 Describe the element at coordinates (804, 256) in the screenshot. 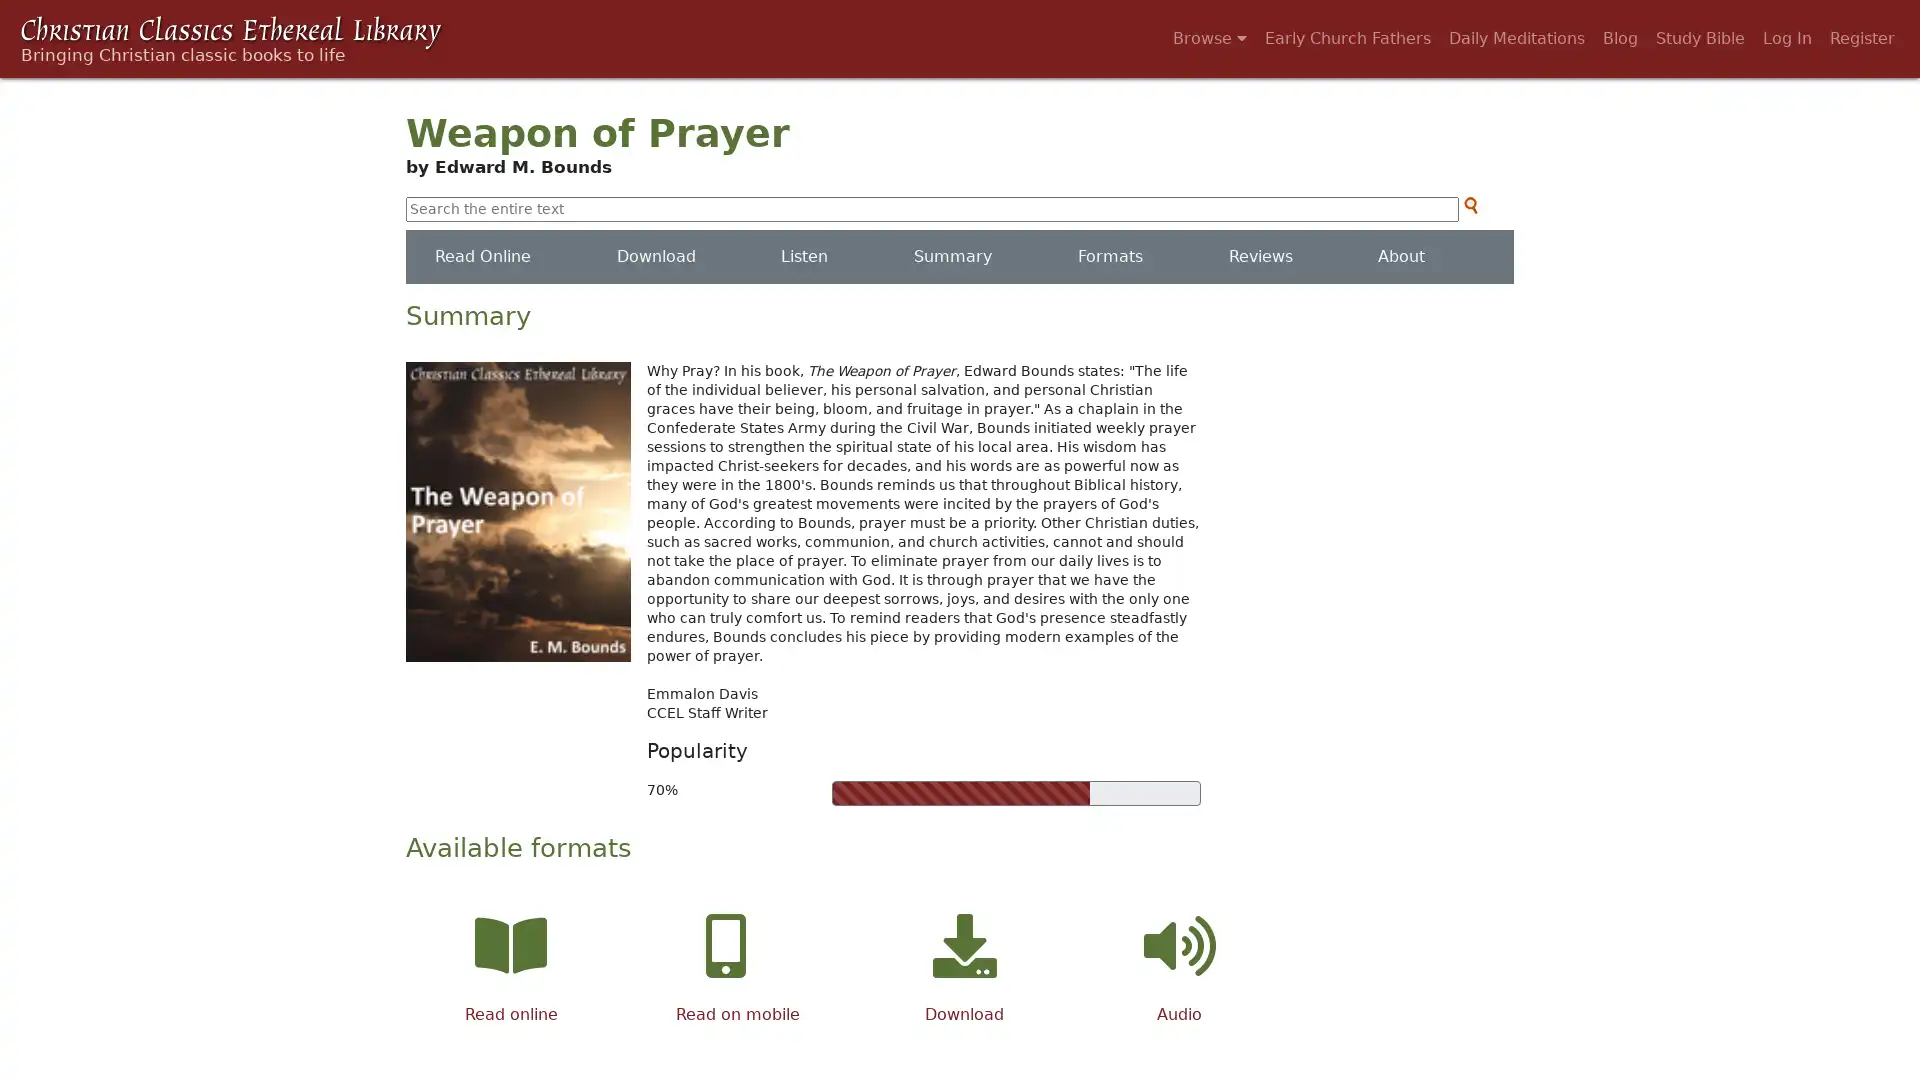

I see `Listen` at that location.